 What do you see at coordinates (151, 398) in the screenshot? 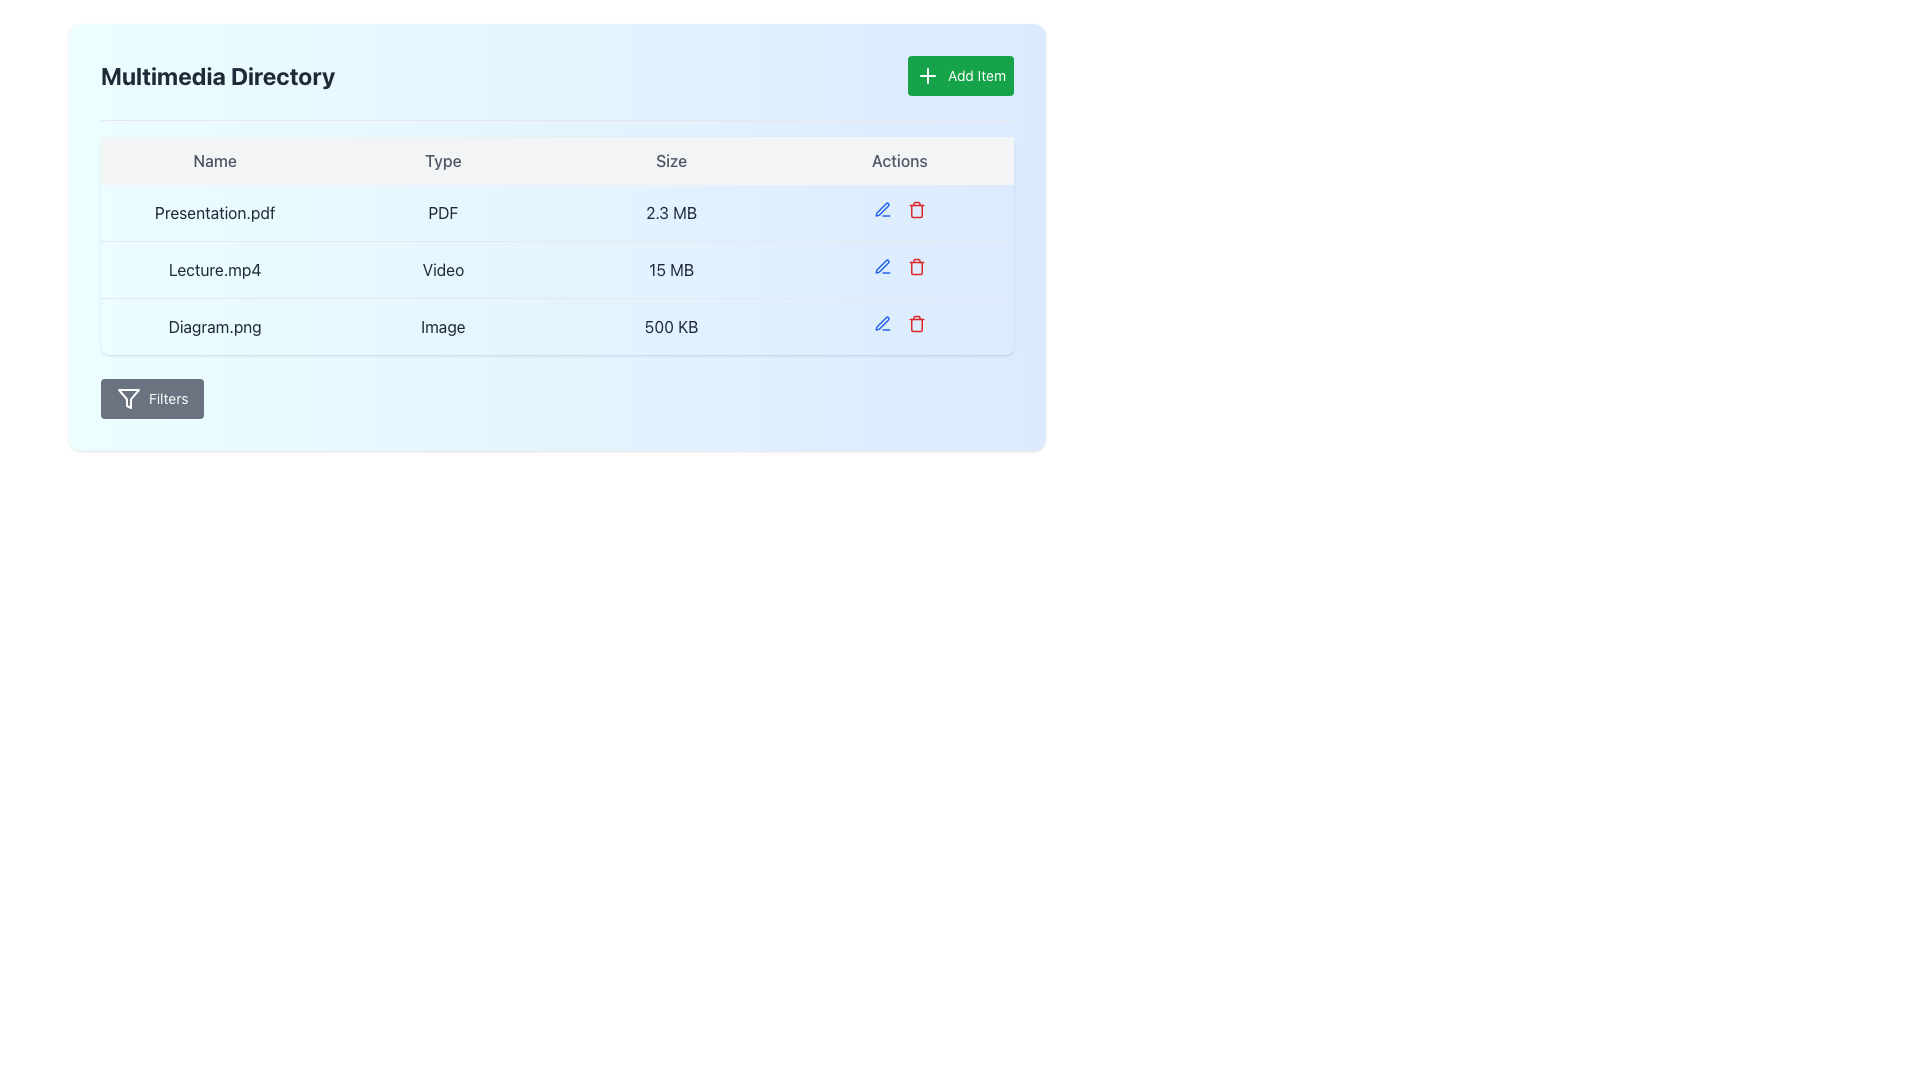
I see `the 'Filters' button, which is a rectangular button with rounded corners and an icon resembling a filter funnel` at bounding box center [151, 398].